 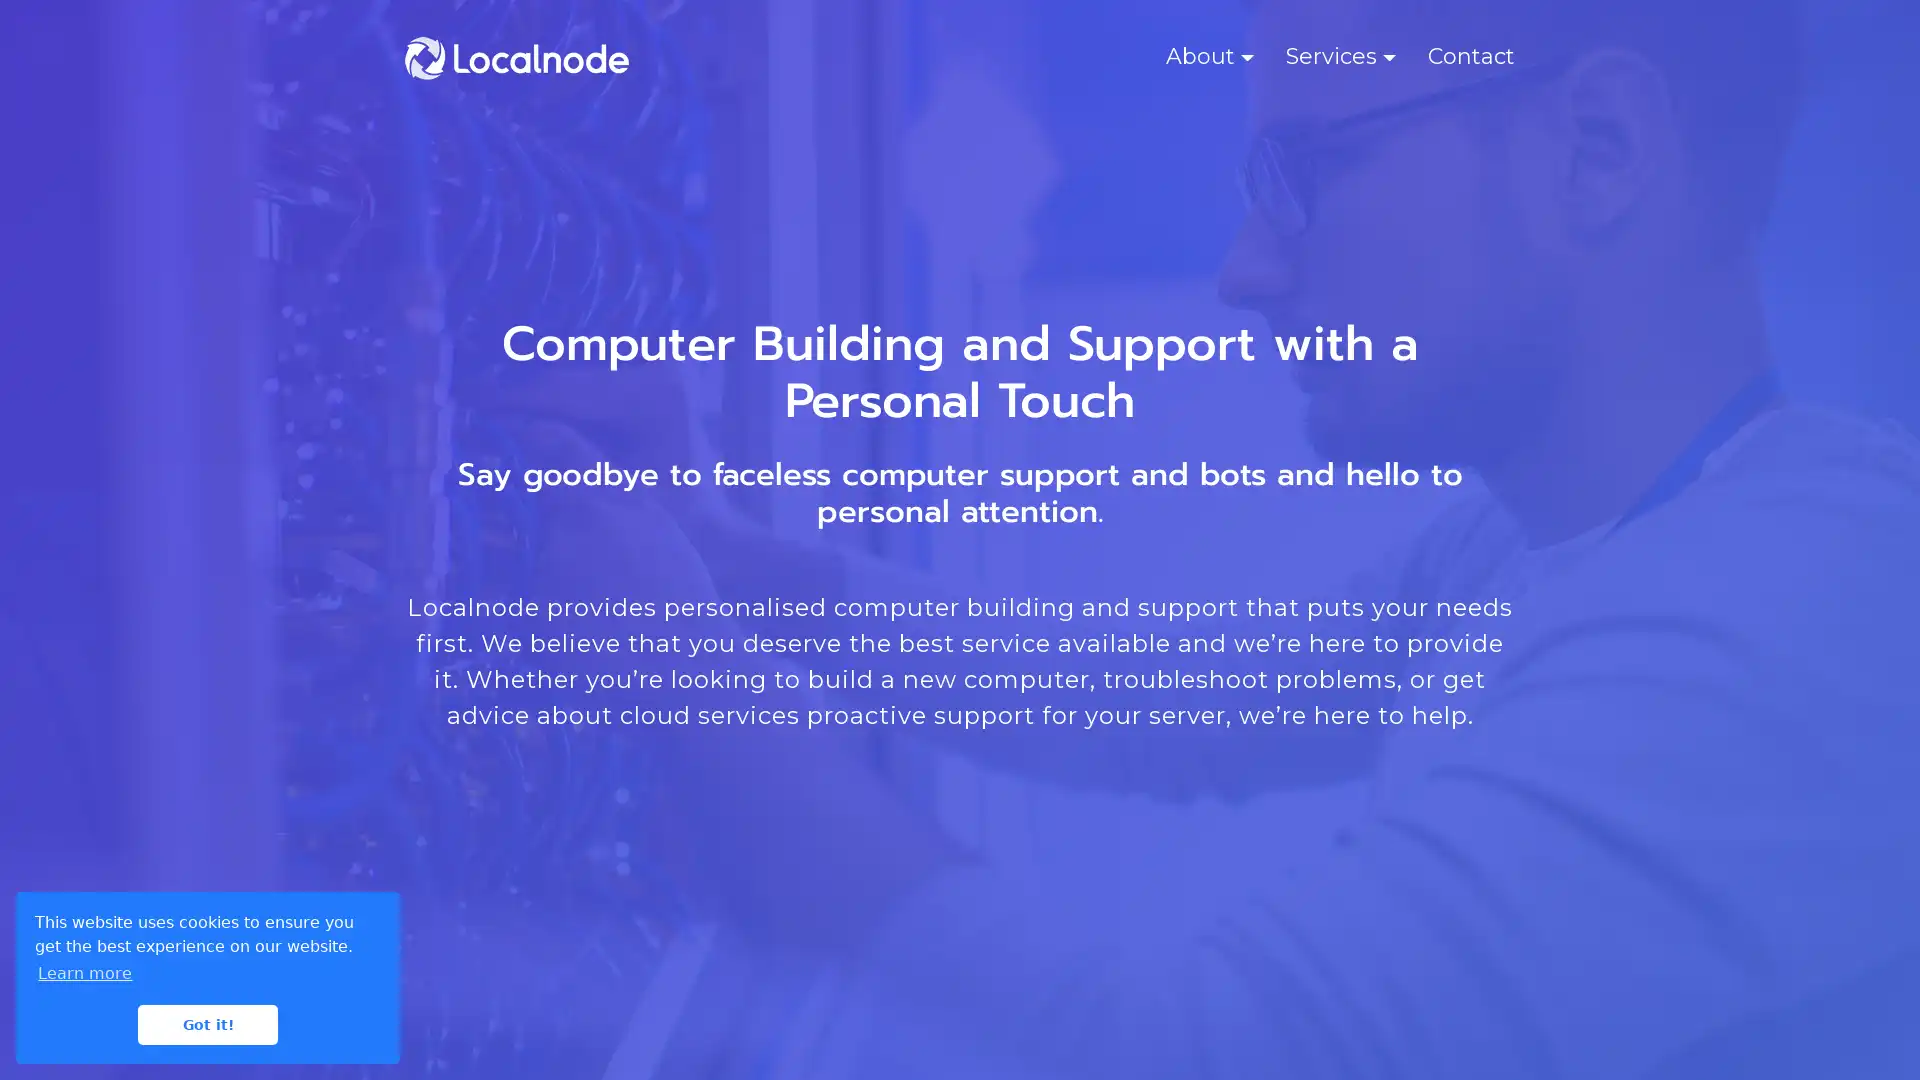 I want to click on dismiss cookie message, so click(x=207, y=1024).